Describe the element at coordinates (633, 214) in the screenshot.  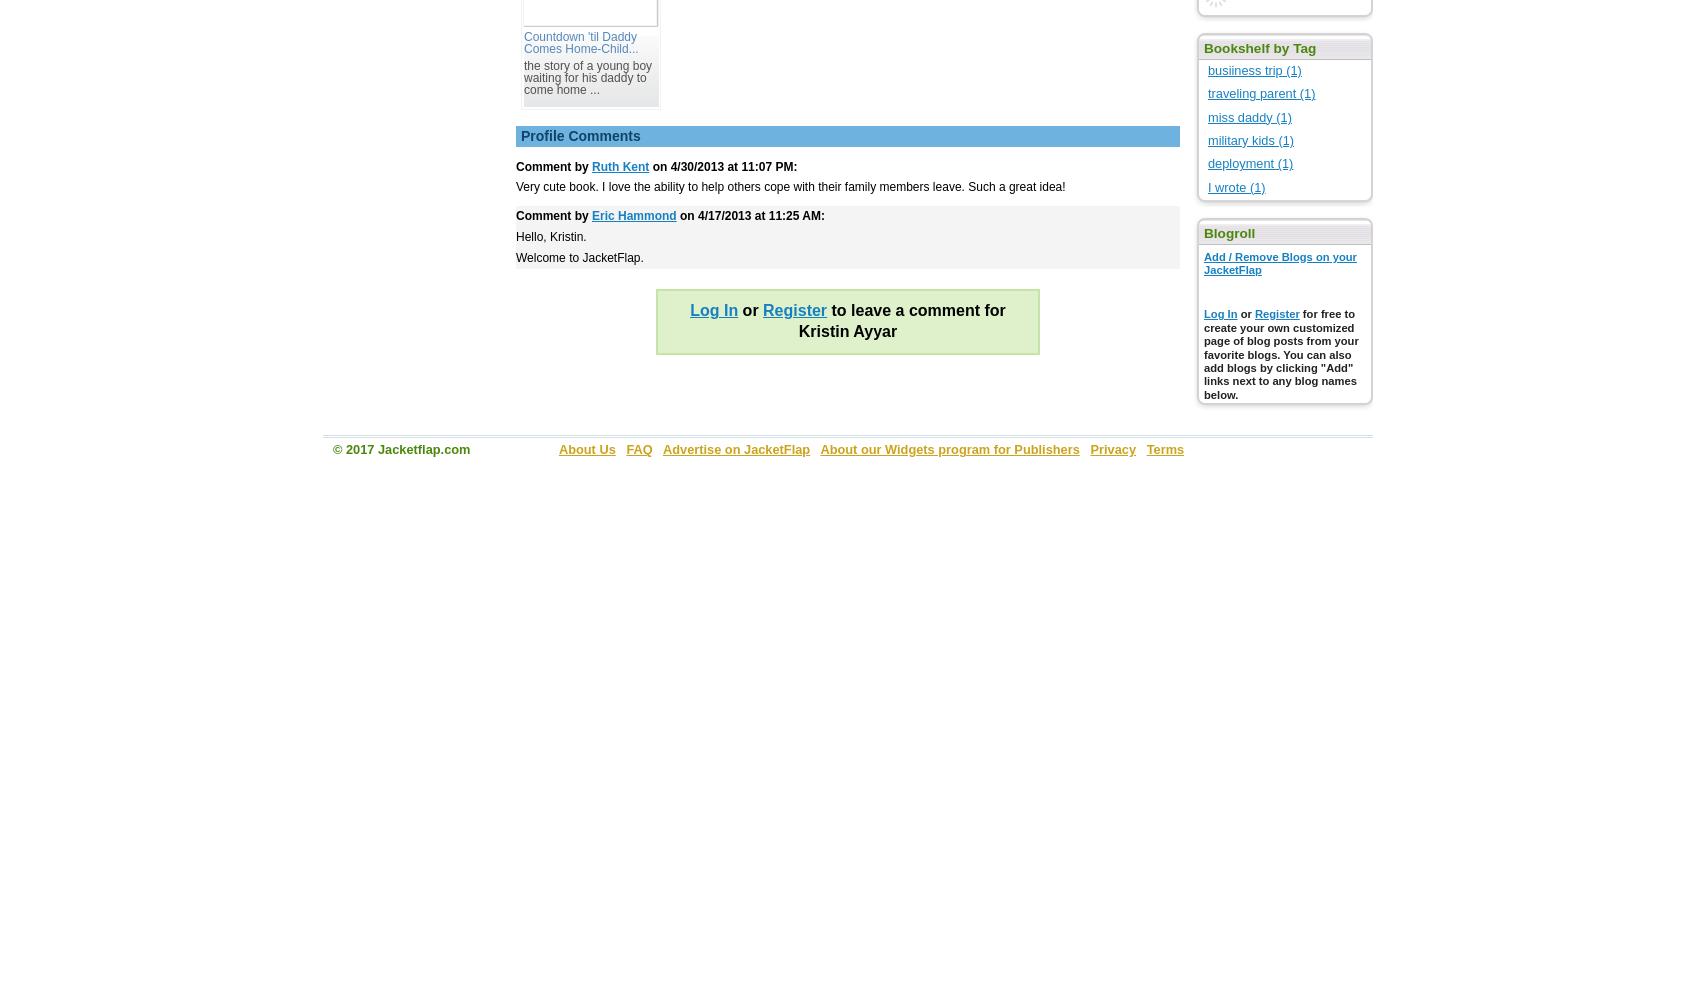
I see `'Eric Hammond'` at that location.